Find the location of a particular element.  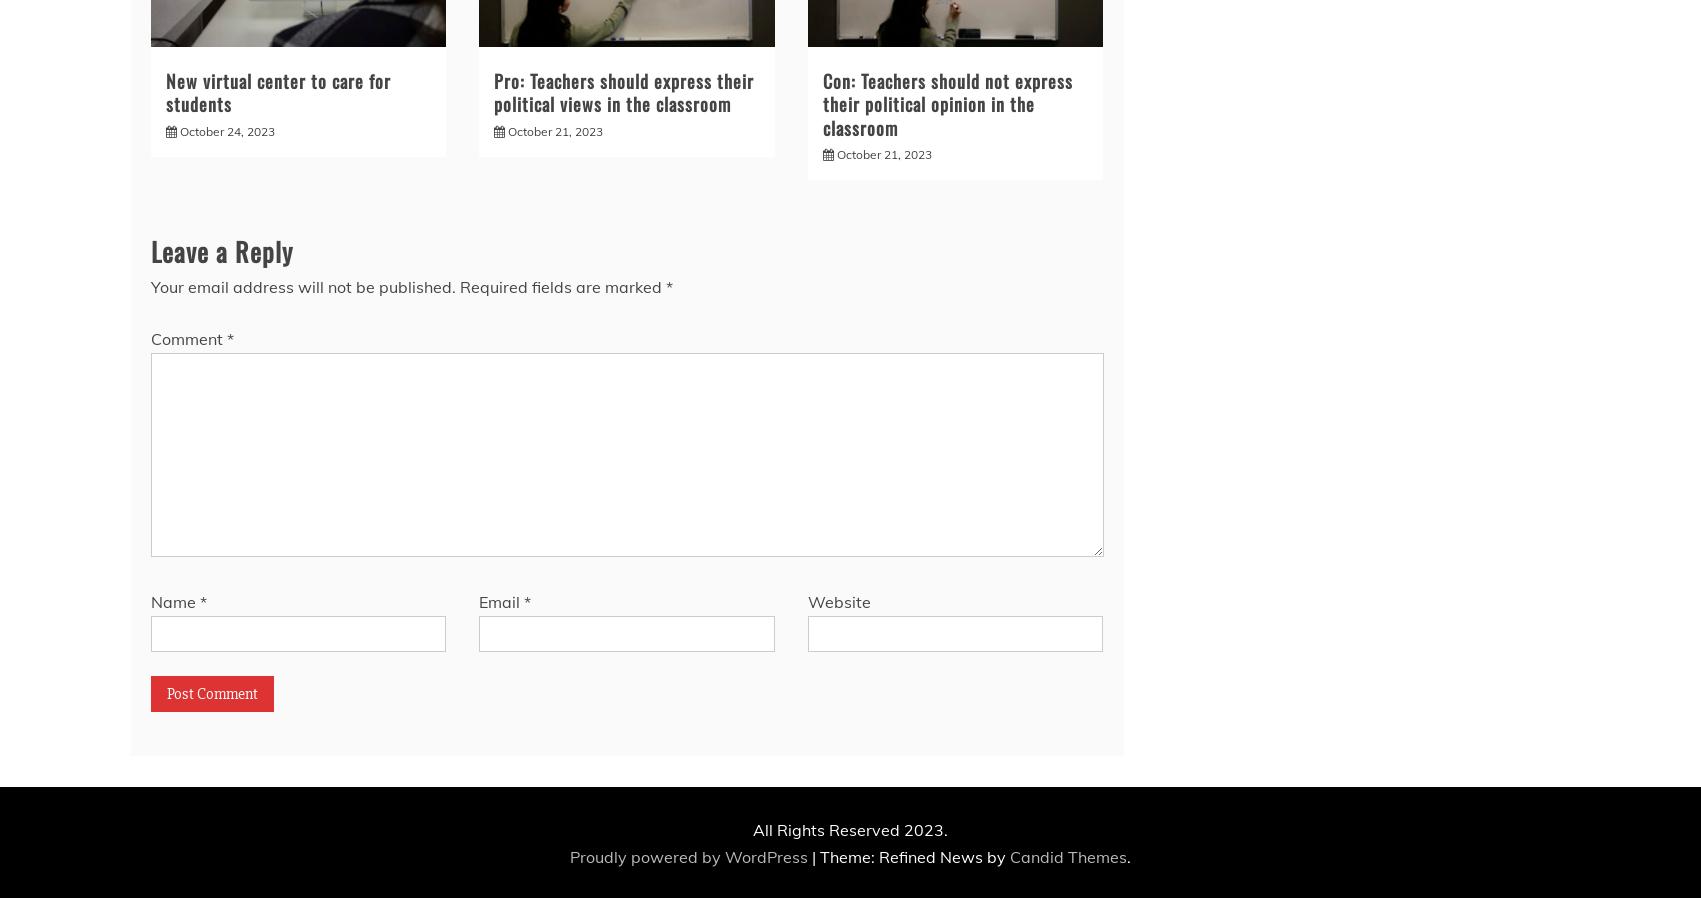

'Your email address will not be published.' is located at coordinates (302, 287).